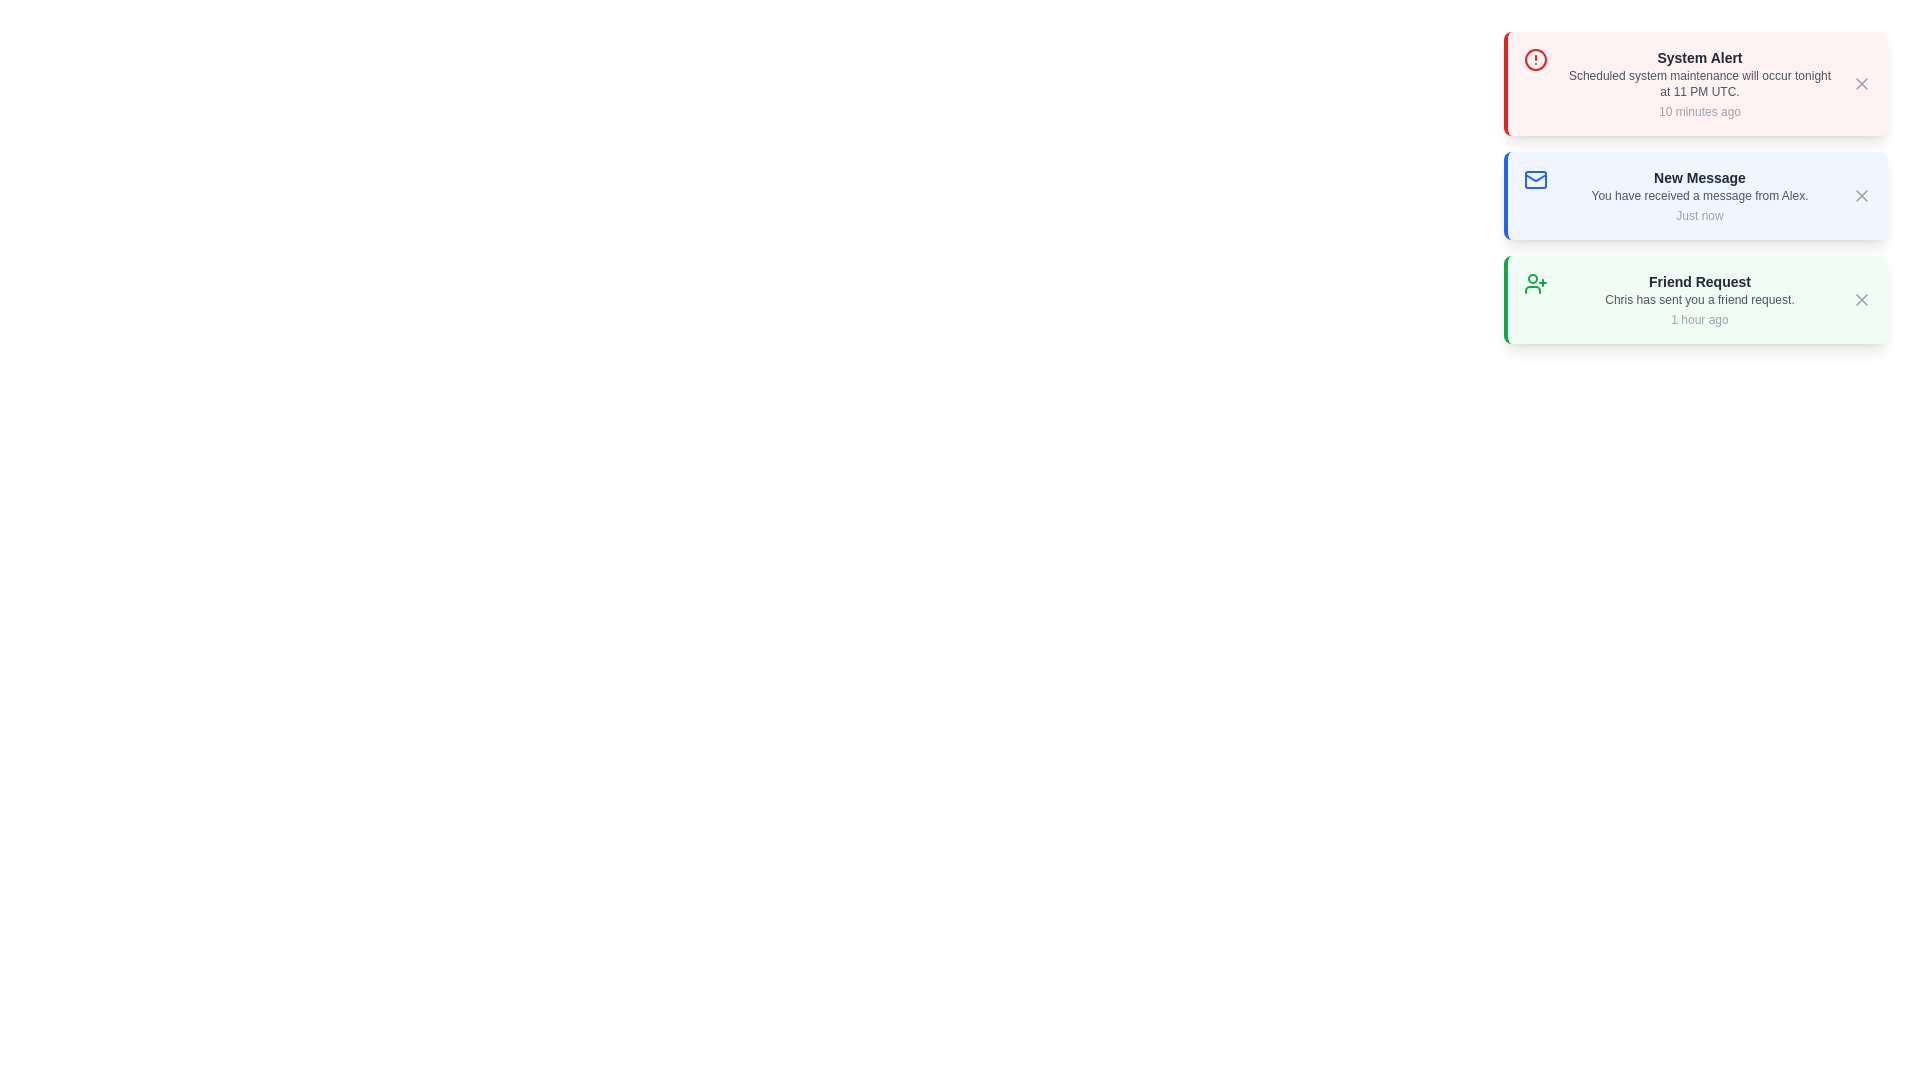 This screenshot has width=1920, height=1080. What do you see at coordinates (1698, 56) in the screenshot?
I see `the text element that displays 'System Alert', which is styled in bold and located at the beginning of a notice box with a light red background` at bounding box center [1698, 56].